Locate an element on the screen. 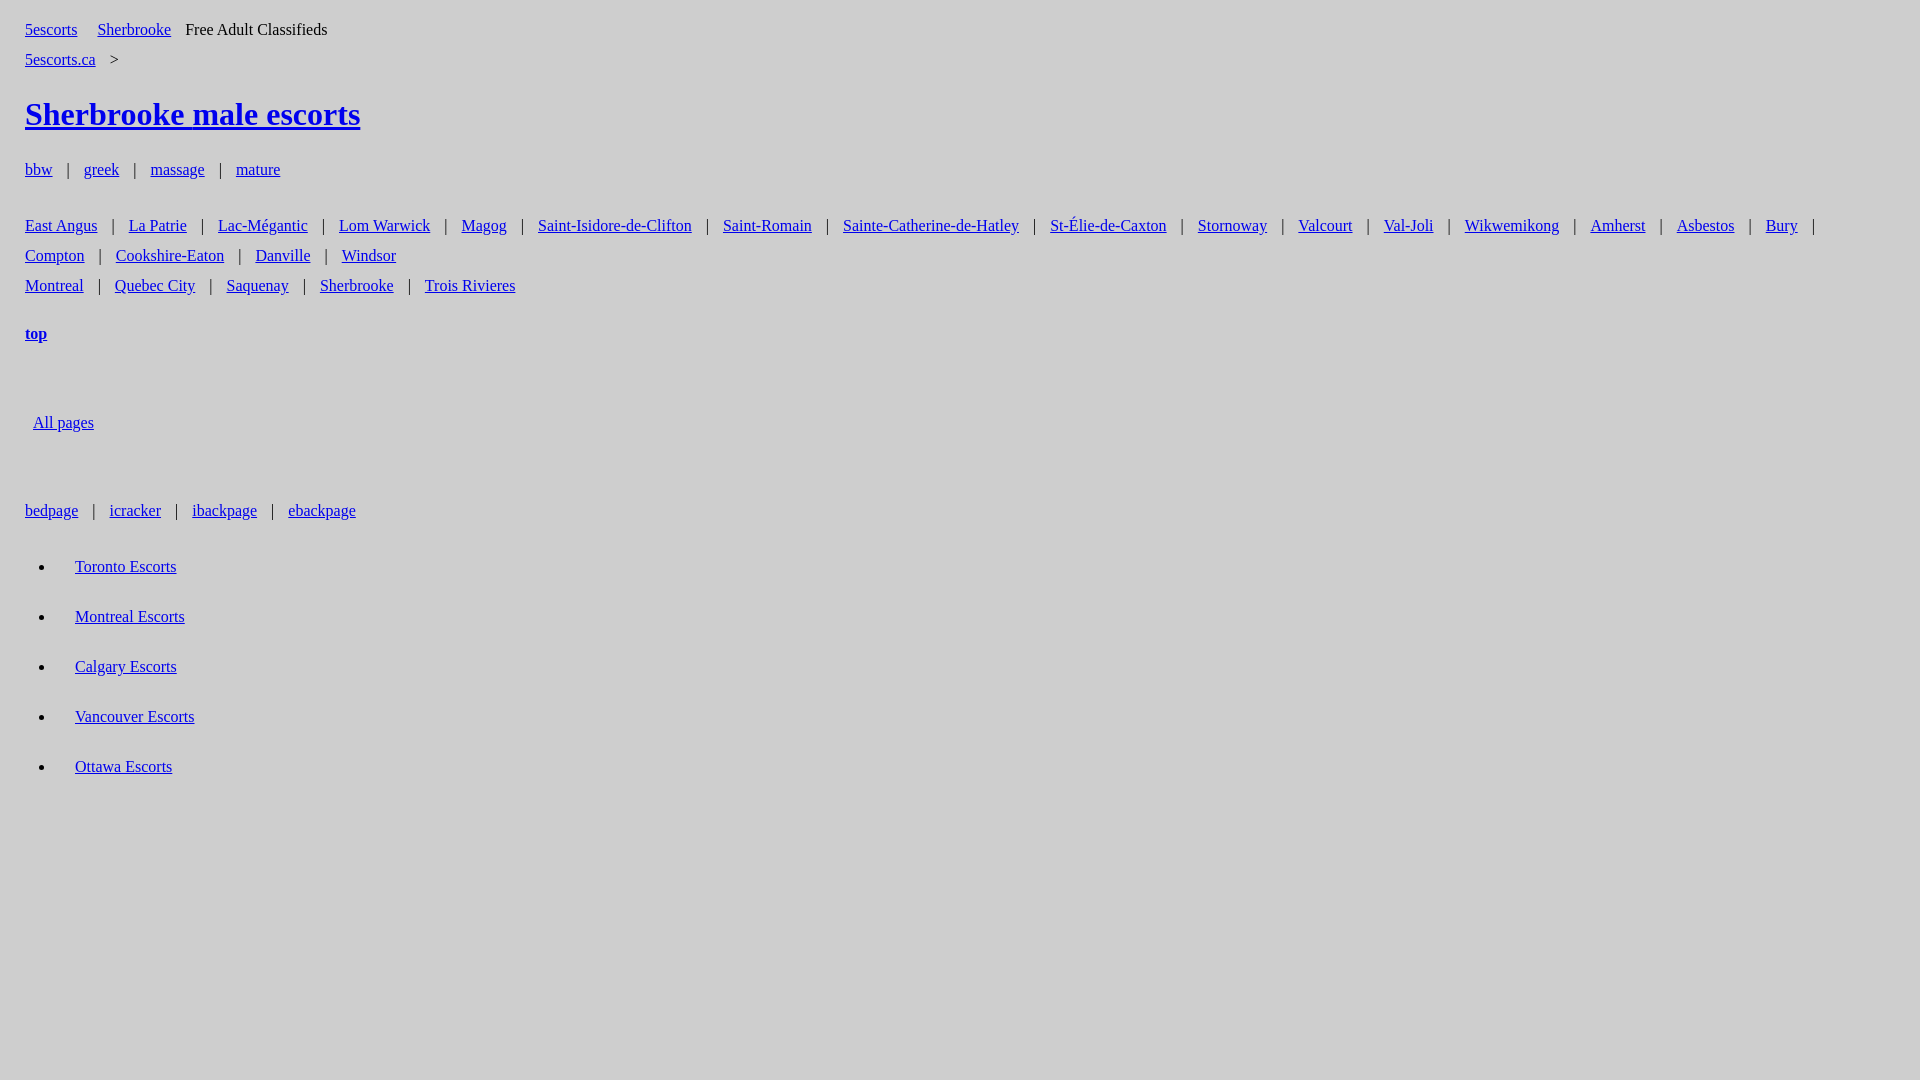 The height and width of the screenshot is (1080, 1920). 'mature' is located at coordinates (257, 168).